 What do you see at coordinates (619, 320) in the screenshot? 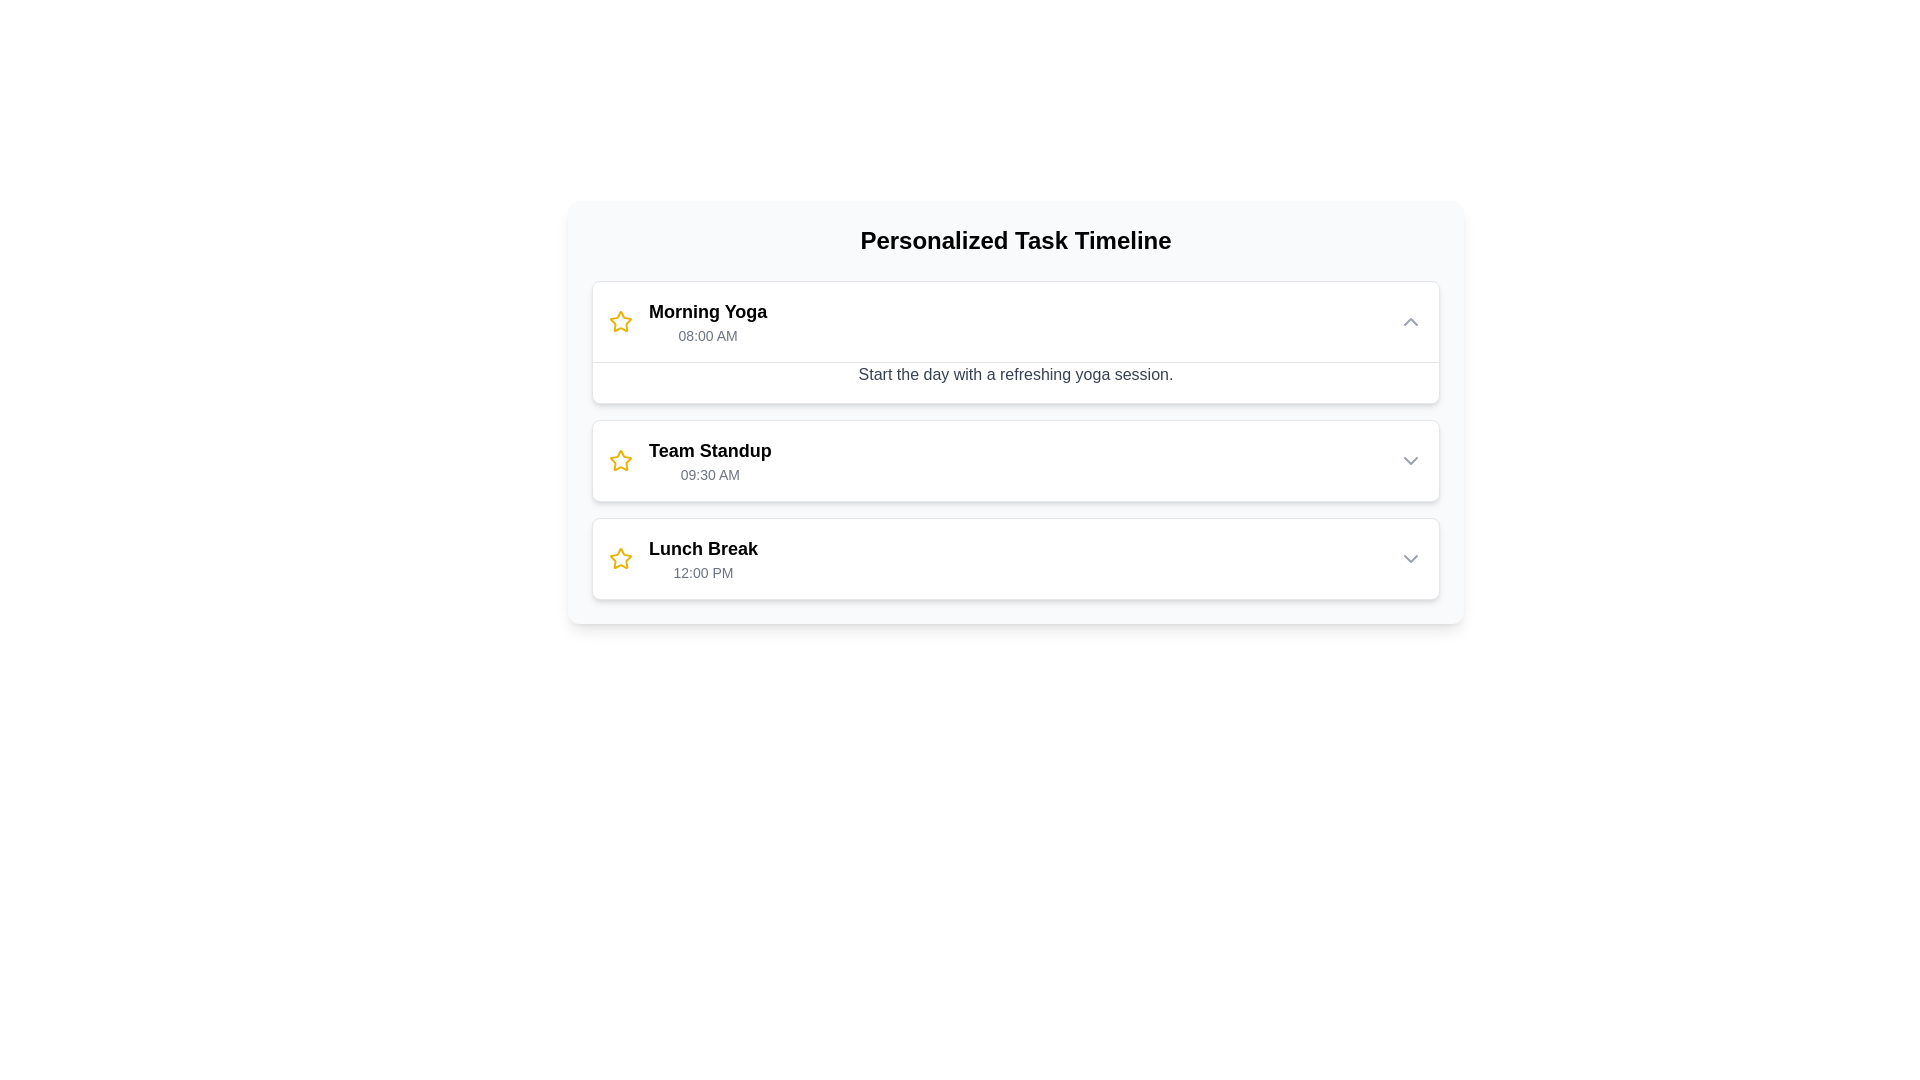
I see `the star-shaped icon filled with yellow color located to the left of the text 'Morning Yoga' and '08:00 AM'` at bounding box center [619, 320].